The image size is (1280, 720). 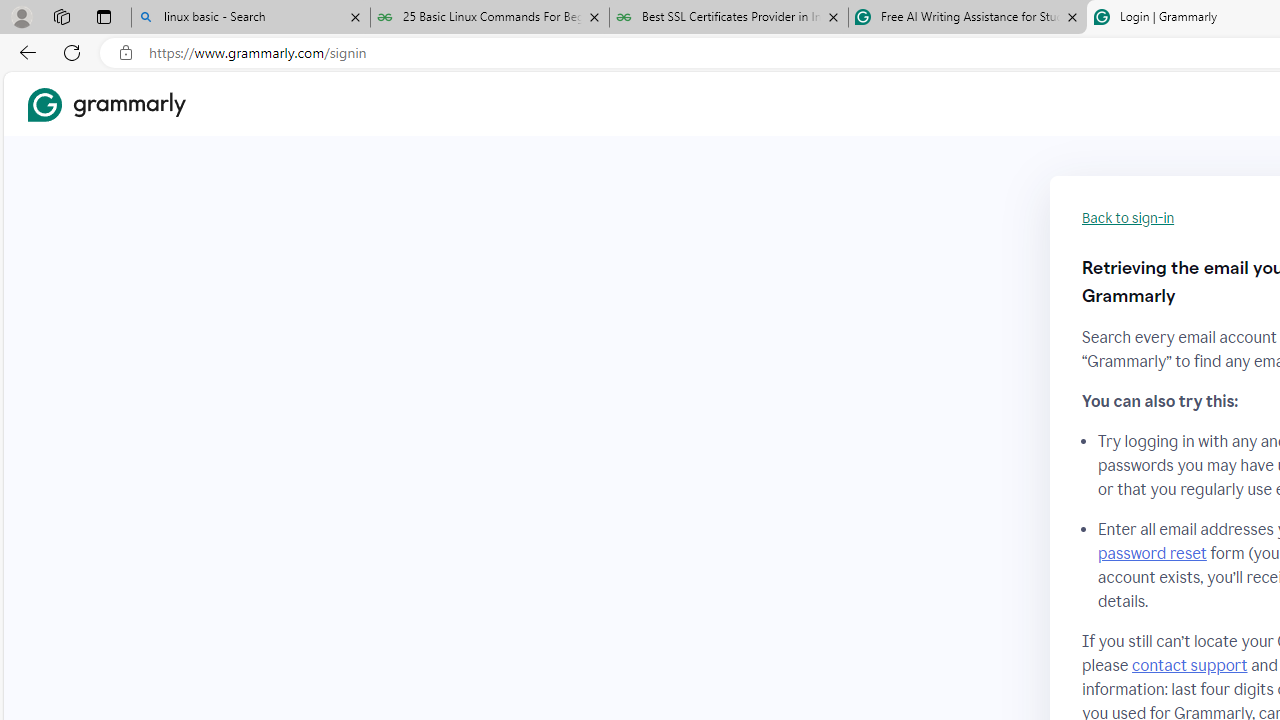 I want to click on 'Grammarly Home', so click(x=105, y=104).